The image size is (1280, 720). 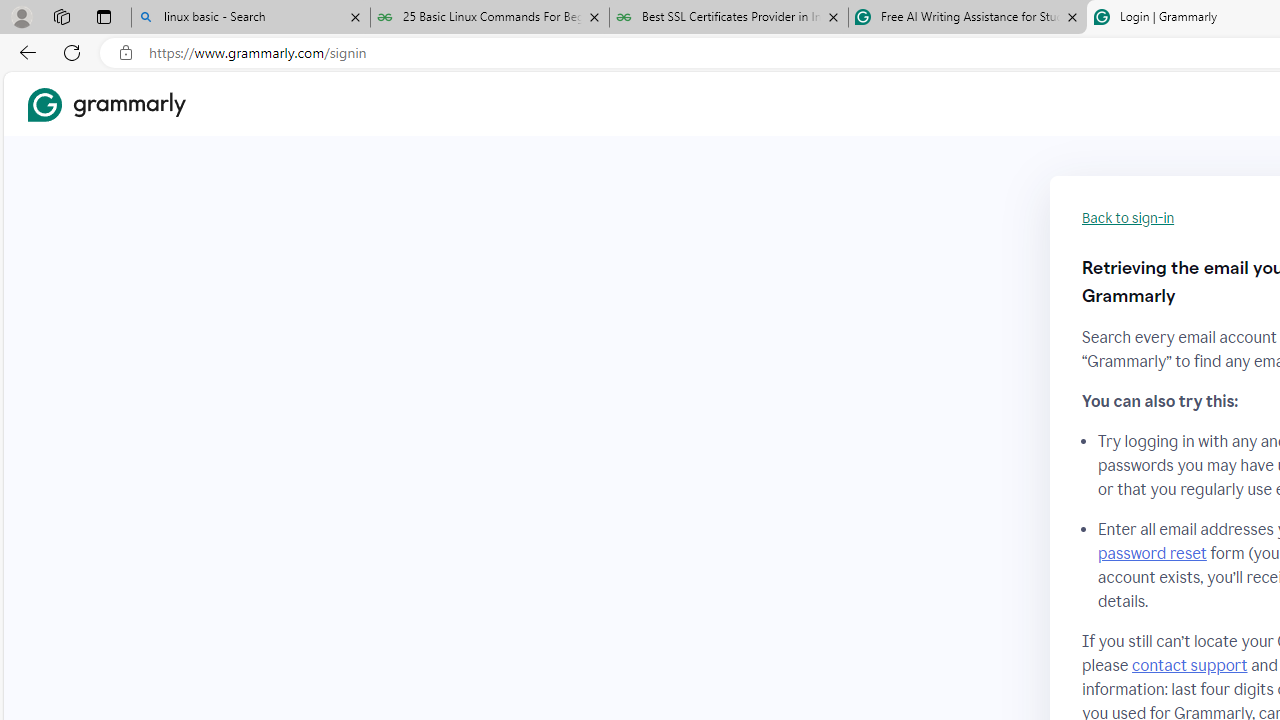 I want to click on 'Grammarly Home', so click(x=105, y=104).